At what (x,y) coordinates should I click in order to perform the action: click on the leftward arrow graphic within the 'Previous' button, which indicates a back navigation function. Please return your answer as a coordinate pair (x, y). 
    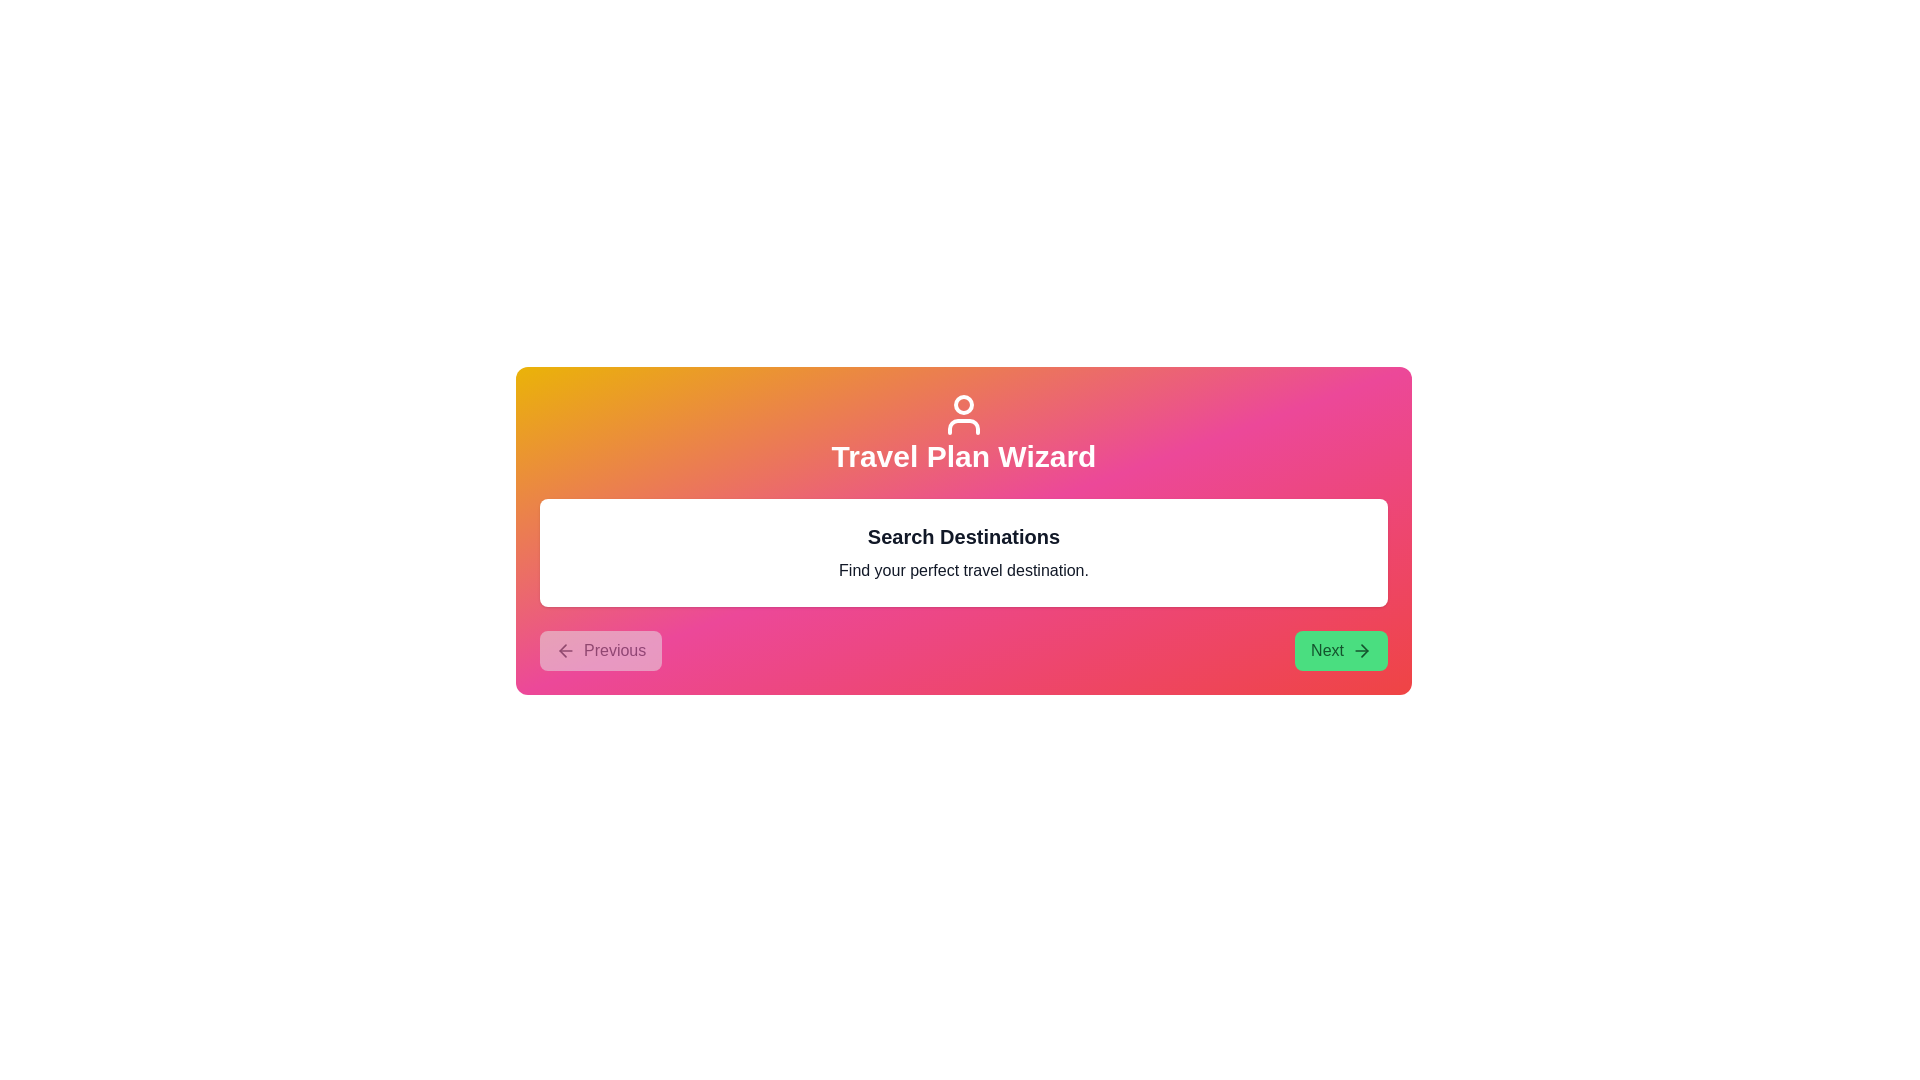
    Looking at the image, I should click on (562, 651).